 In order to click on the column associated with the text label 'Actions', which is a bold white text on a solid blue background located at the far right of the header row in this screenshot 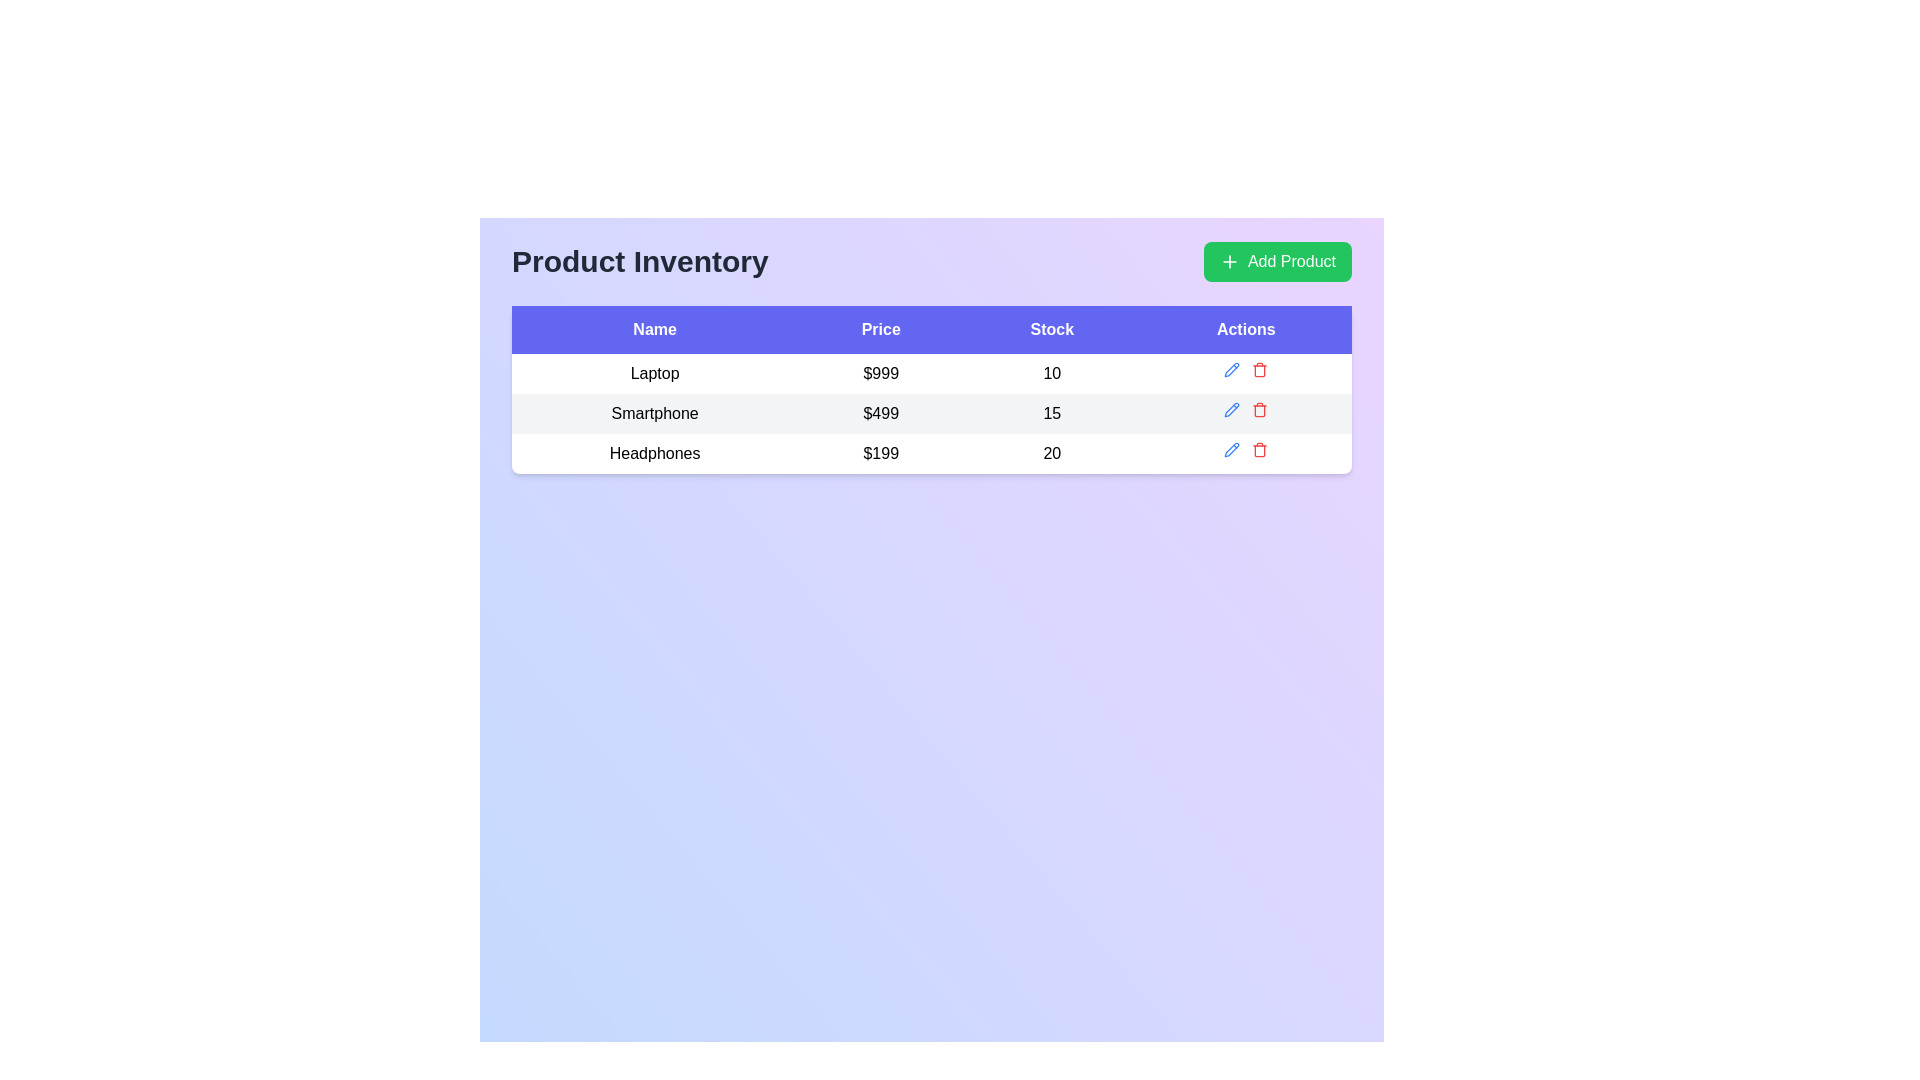, I will do `click(1245, 329)`.